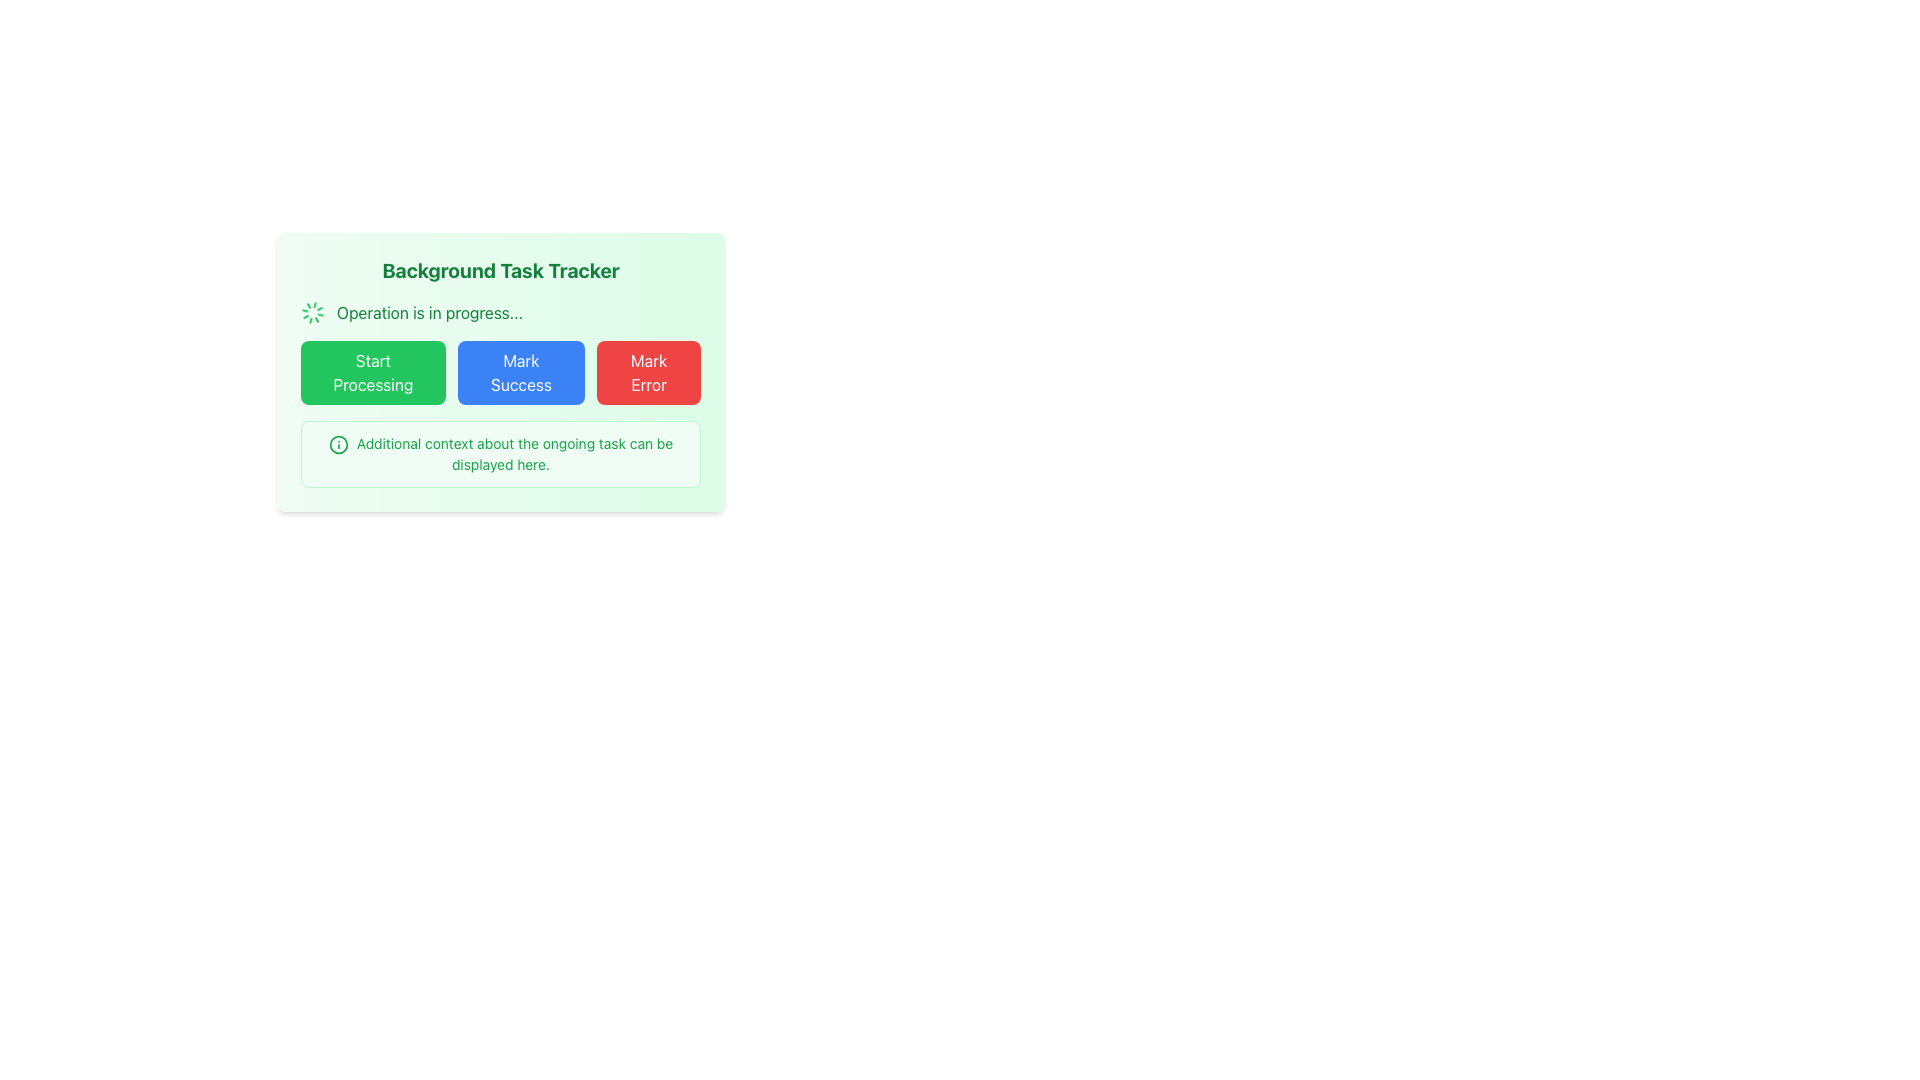 The height and width of the screenshot is (1080, 1920). What do you see at coordinates (429, 312) in the screenshot?
I see `status message from the Text Label located beneath the main header and to the right of the spinning loader icon` at bounding box center [429, 312].